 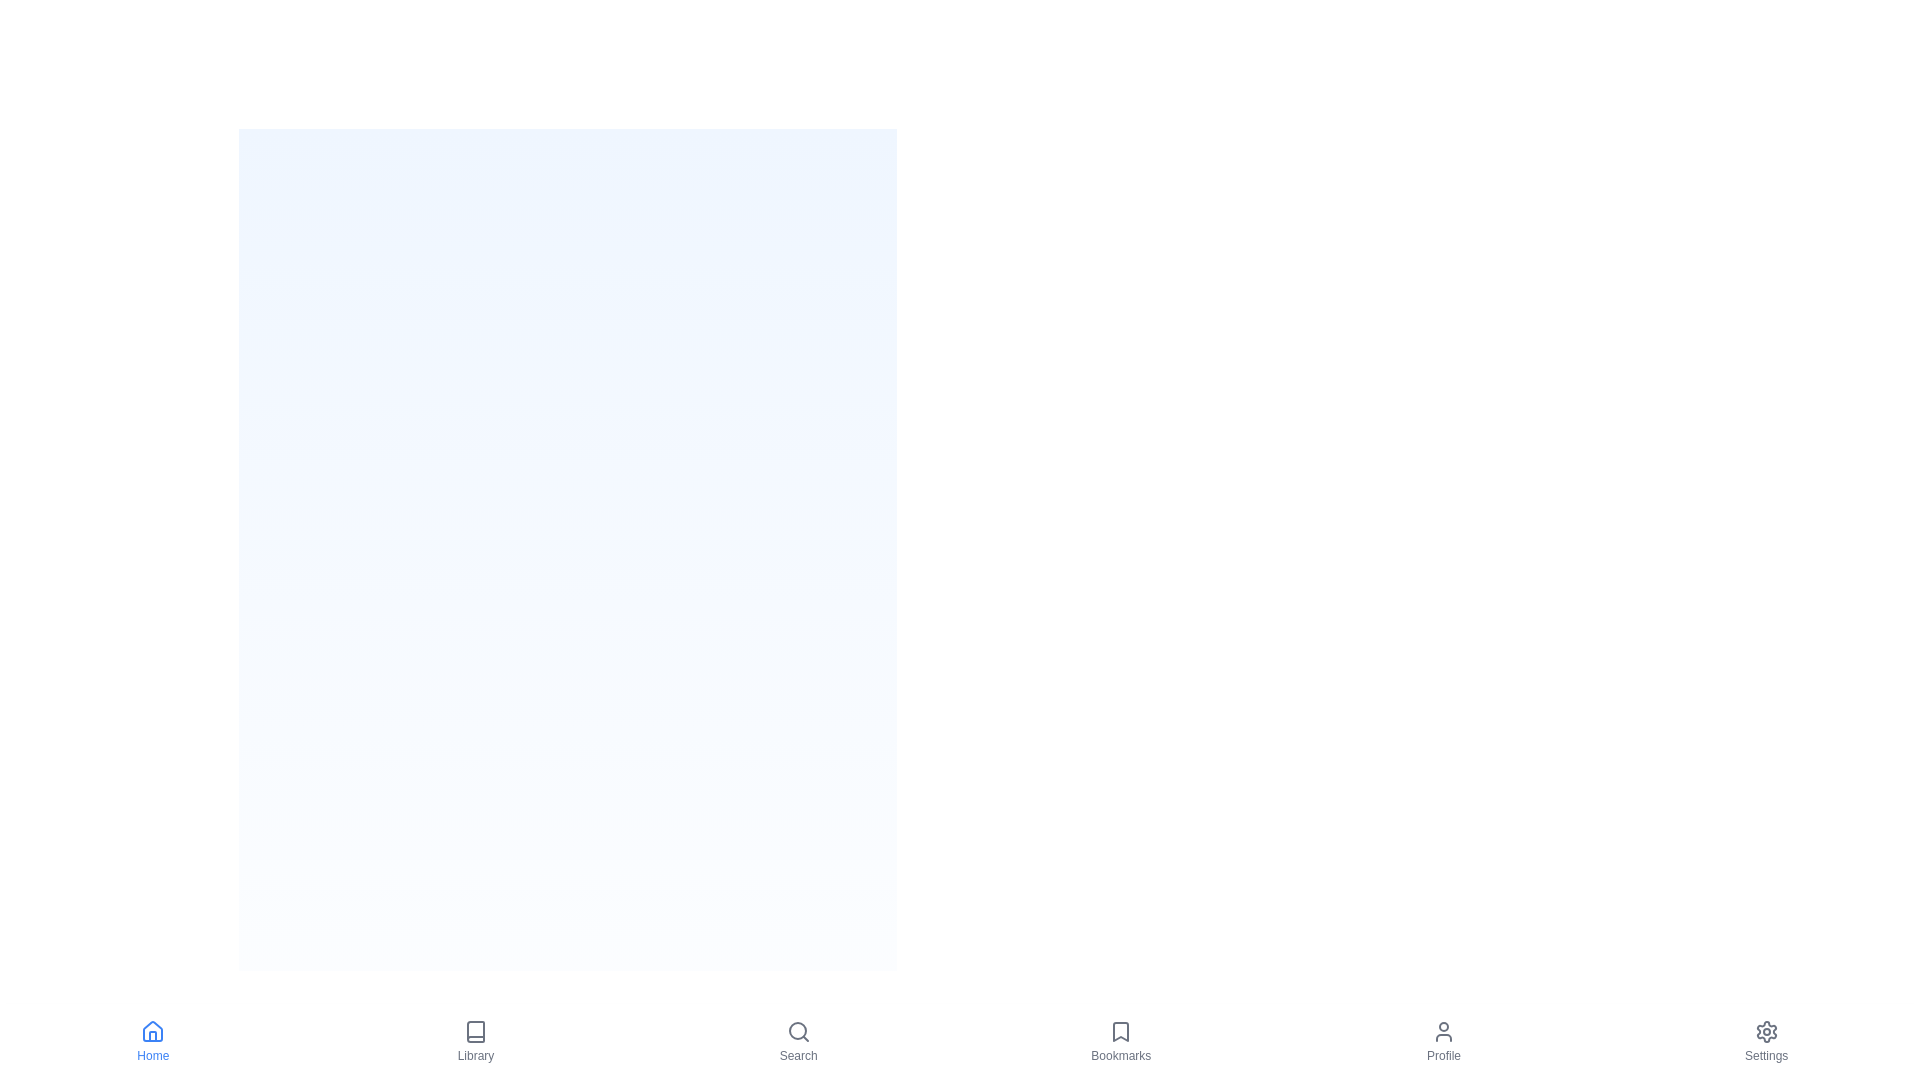 What do you see at coordinates (1121, 1040) in the screenshot?
I see `the Bookmarks tab by clicking its icon` at bounding box center [1121, 1040].